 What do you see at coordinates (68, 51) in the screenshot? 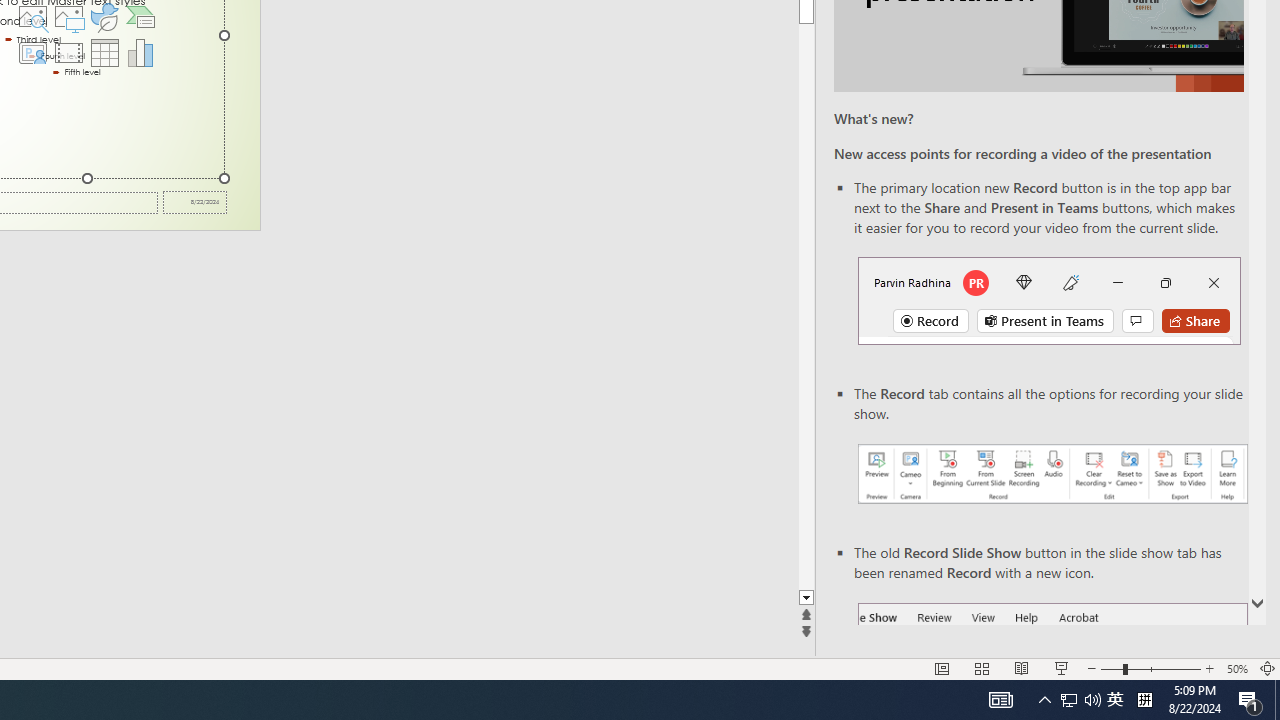
I see `'Insert Video'` at bounding box center [68, 51].